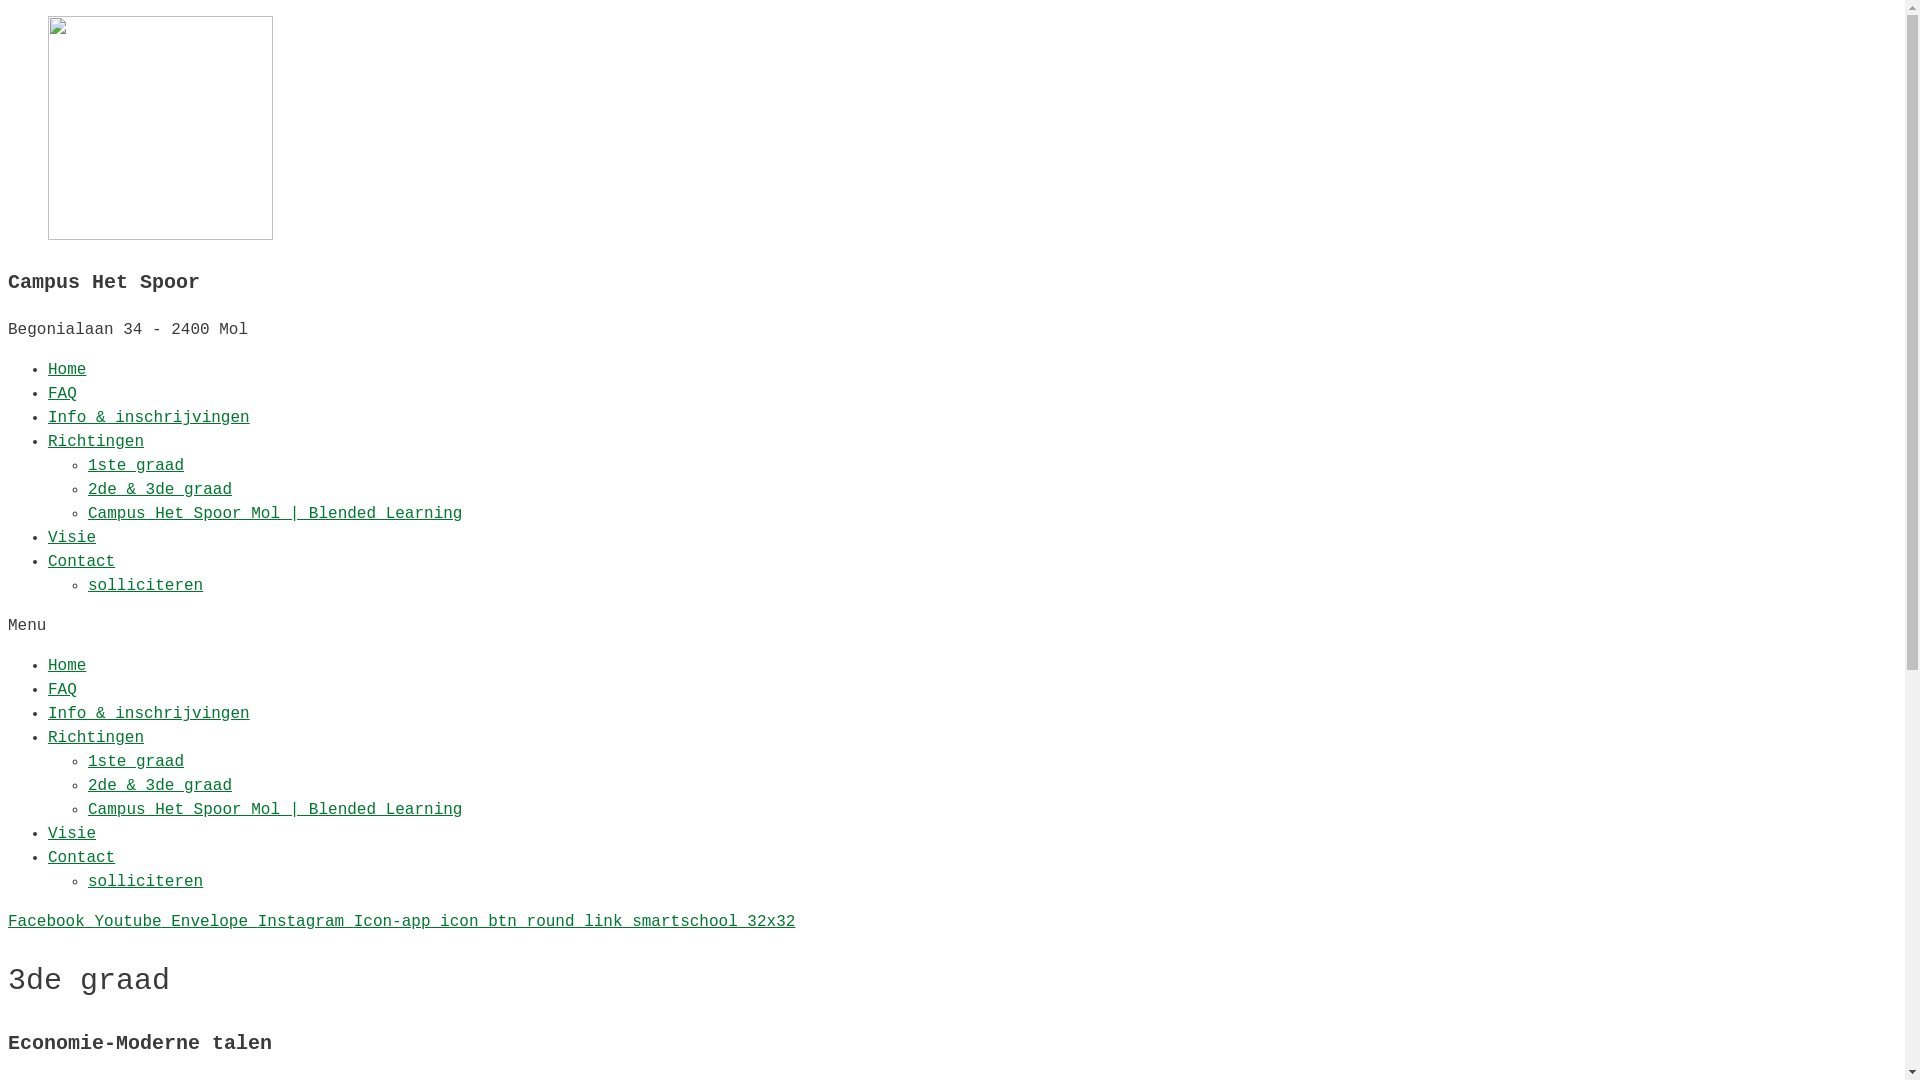  I want to click on 'Instagram', so click(305, 921).